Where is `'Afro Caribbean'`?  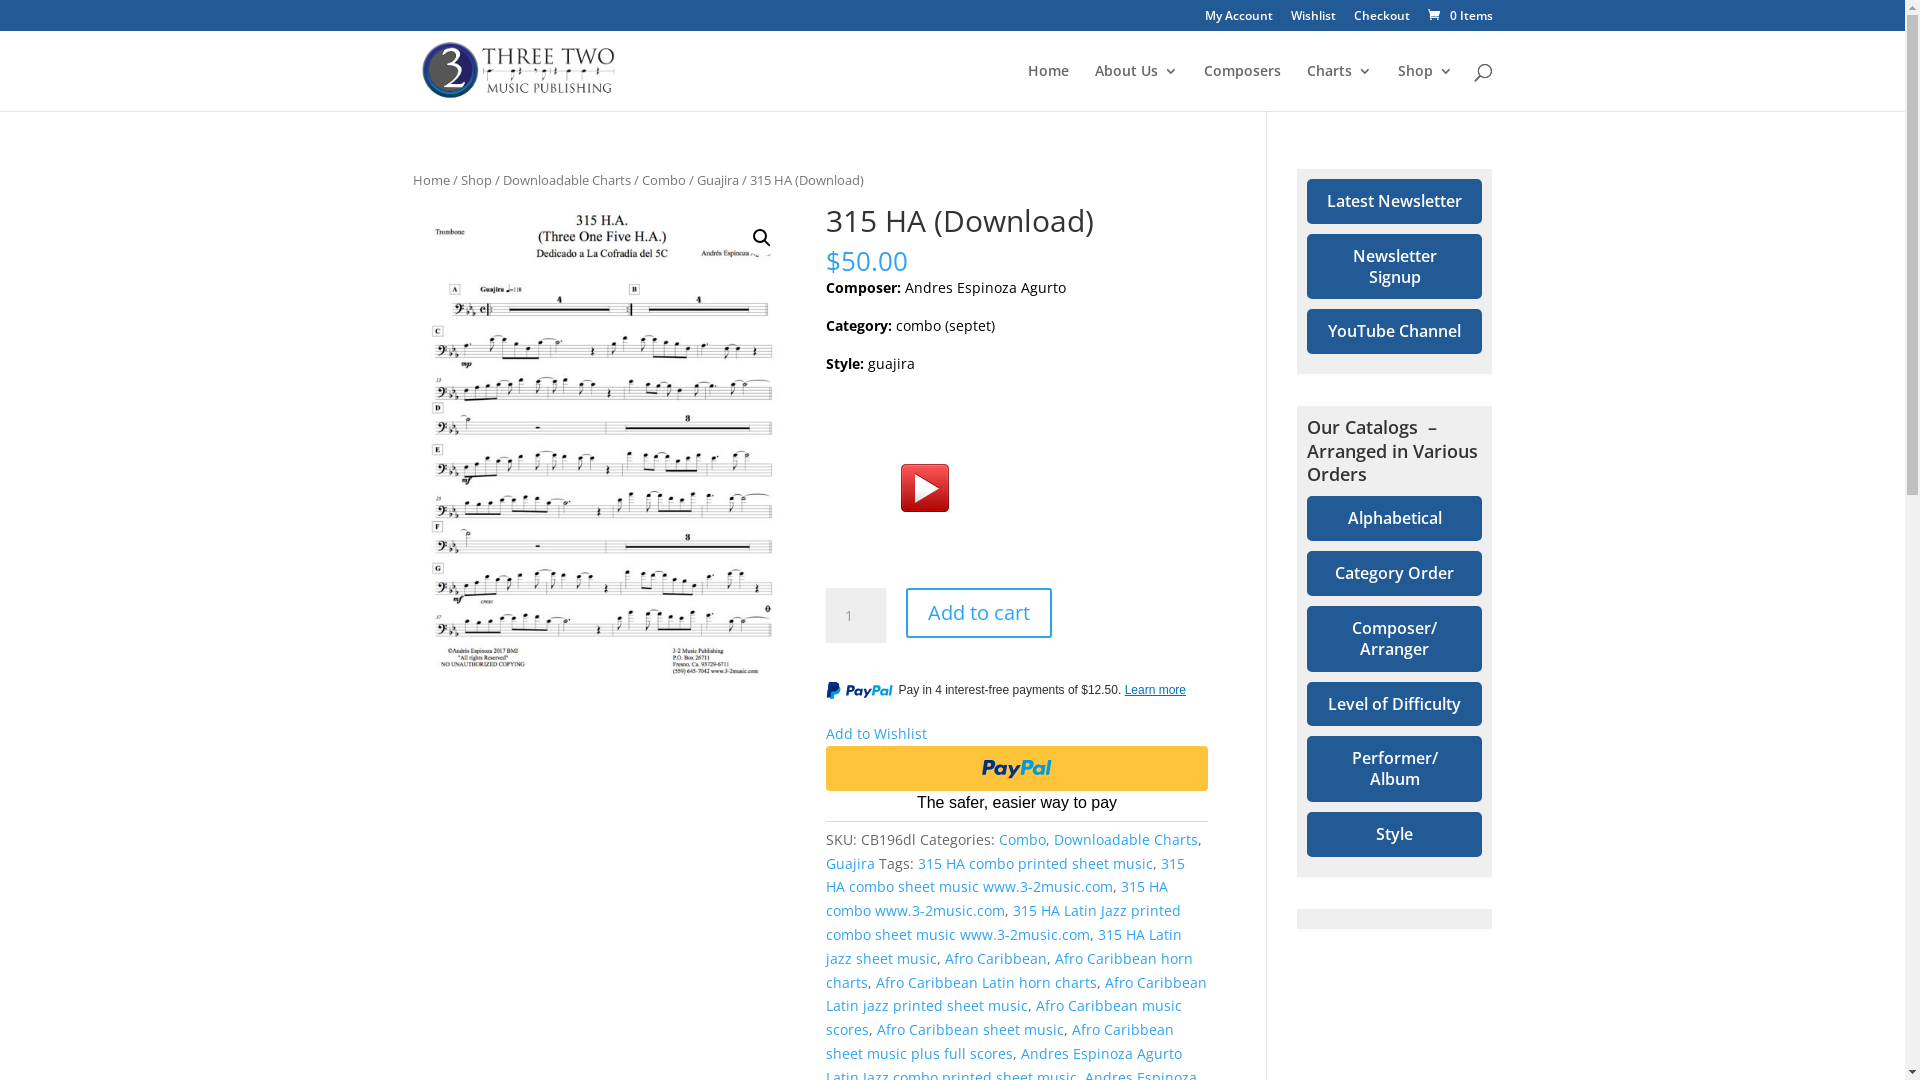
'Afro Caribbean' is located at coordinates (996, 957).